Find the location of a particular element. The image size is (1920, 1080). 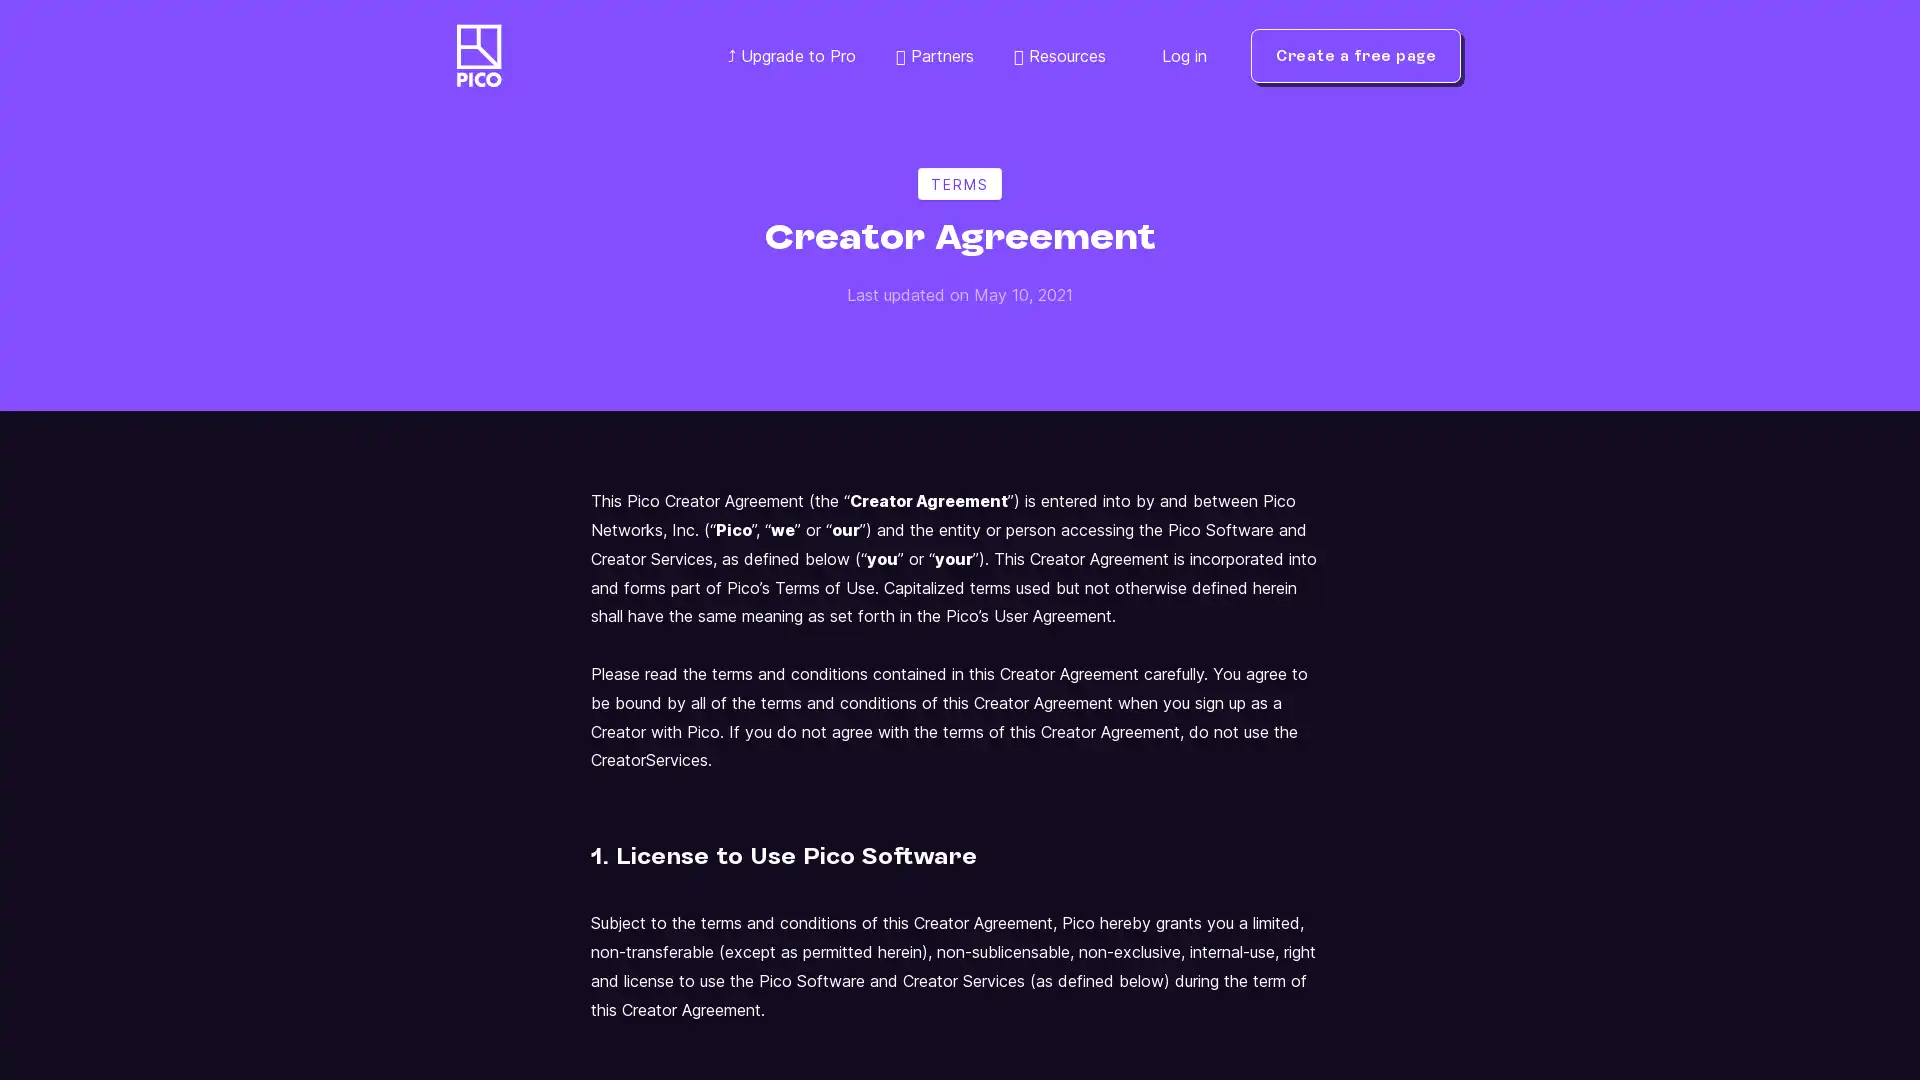

Preferences is located at coordinates (1328, 986).